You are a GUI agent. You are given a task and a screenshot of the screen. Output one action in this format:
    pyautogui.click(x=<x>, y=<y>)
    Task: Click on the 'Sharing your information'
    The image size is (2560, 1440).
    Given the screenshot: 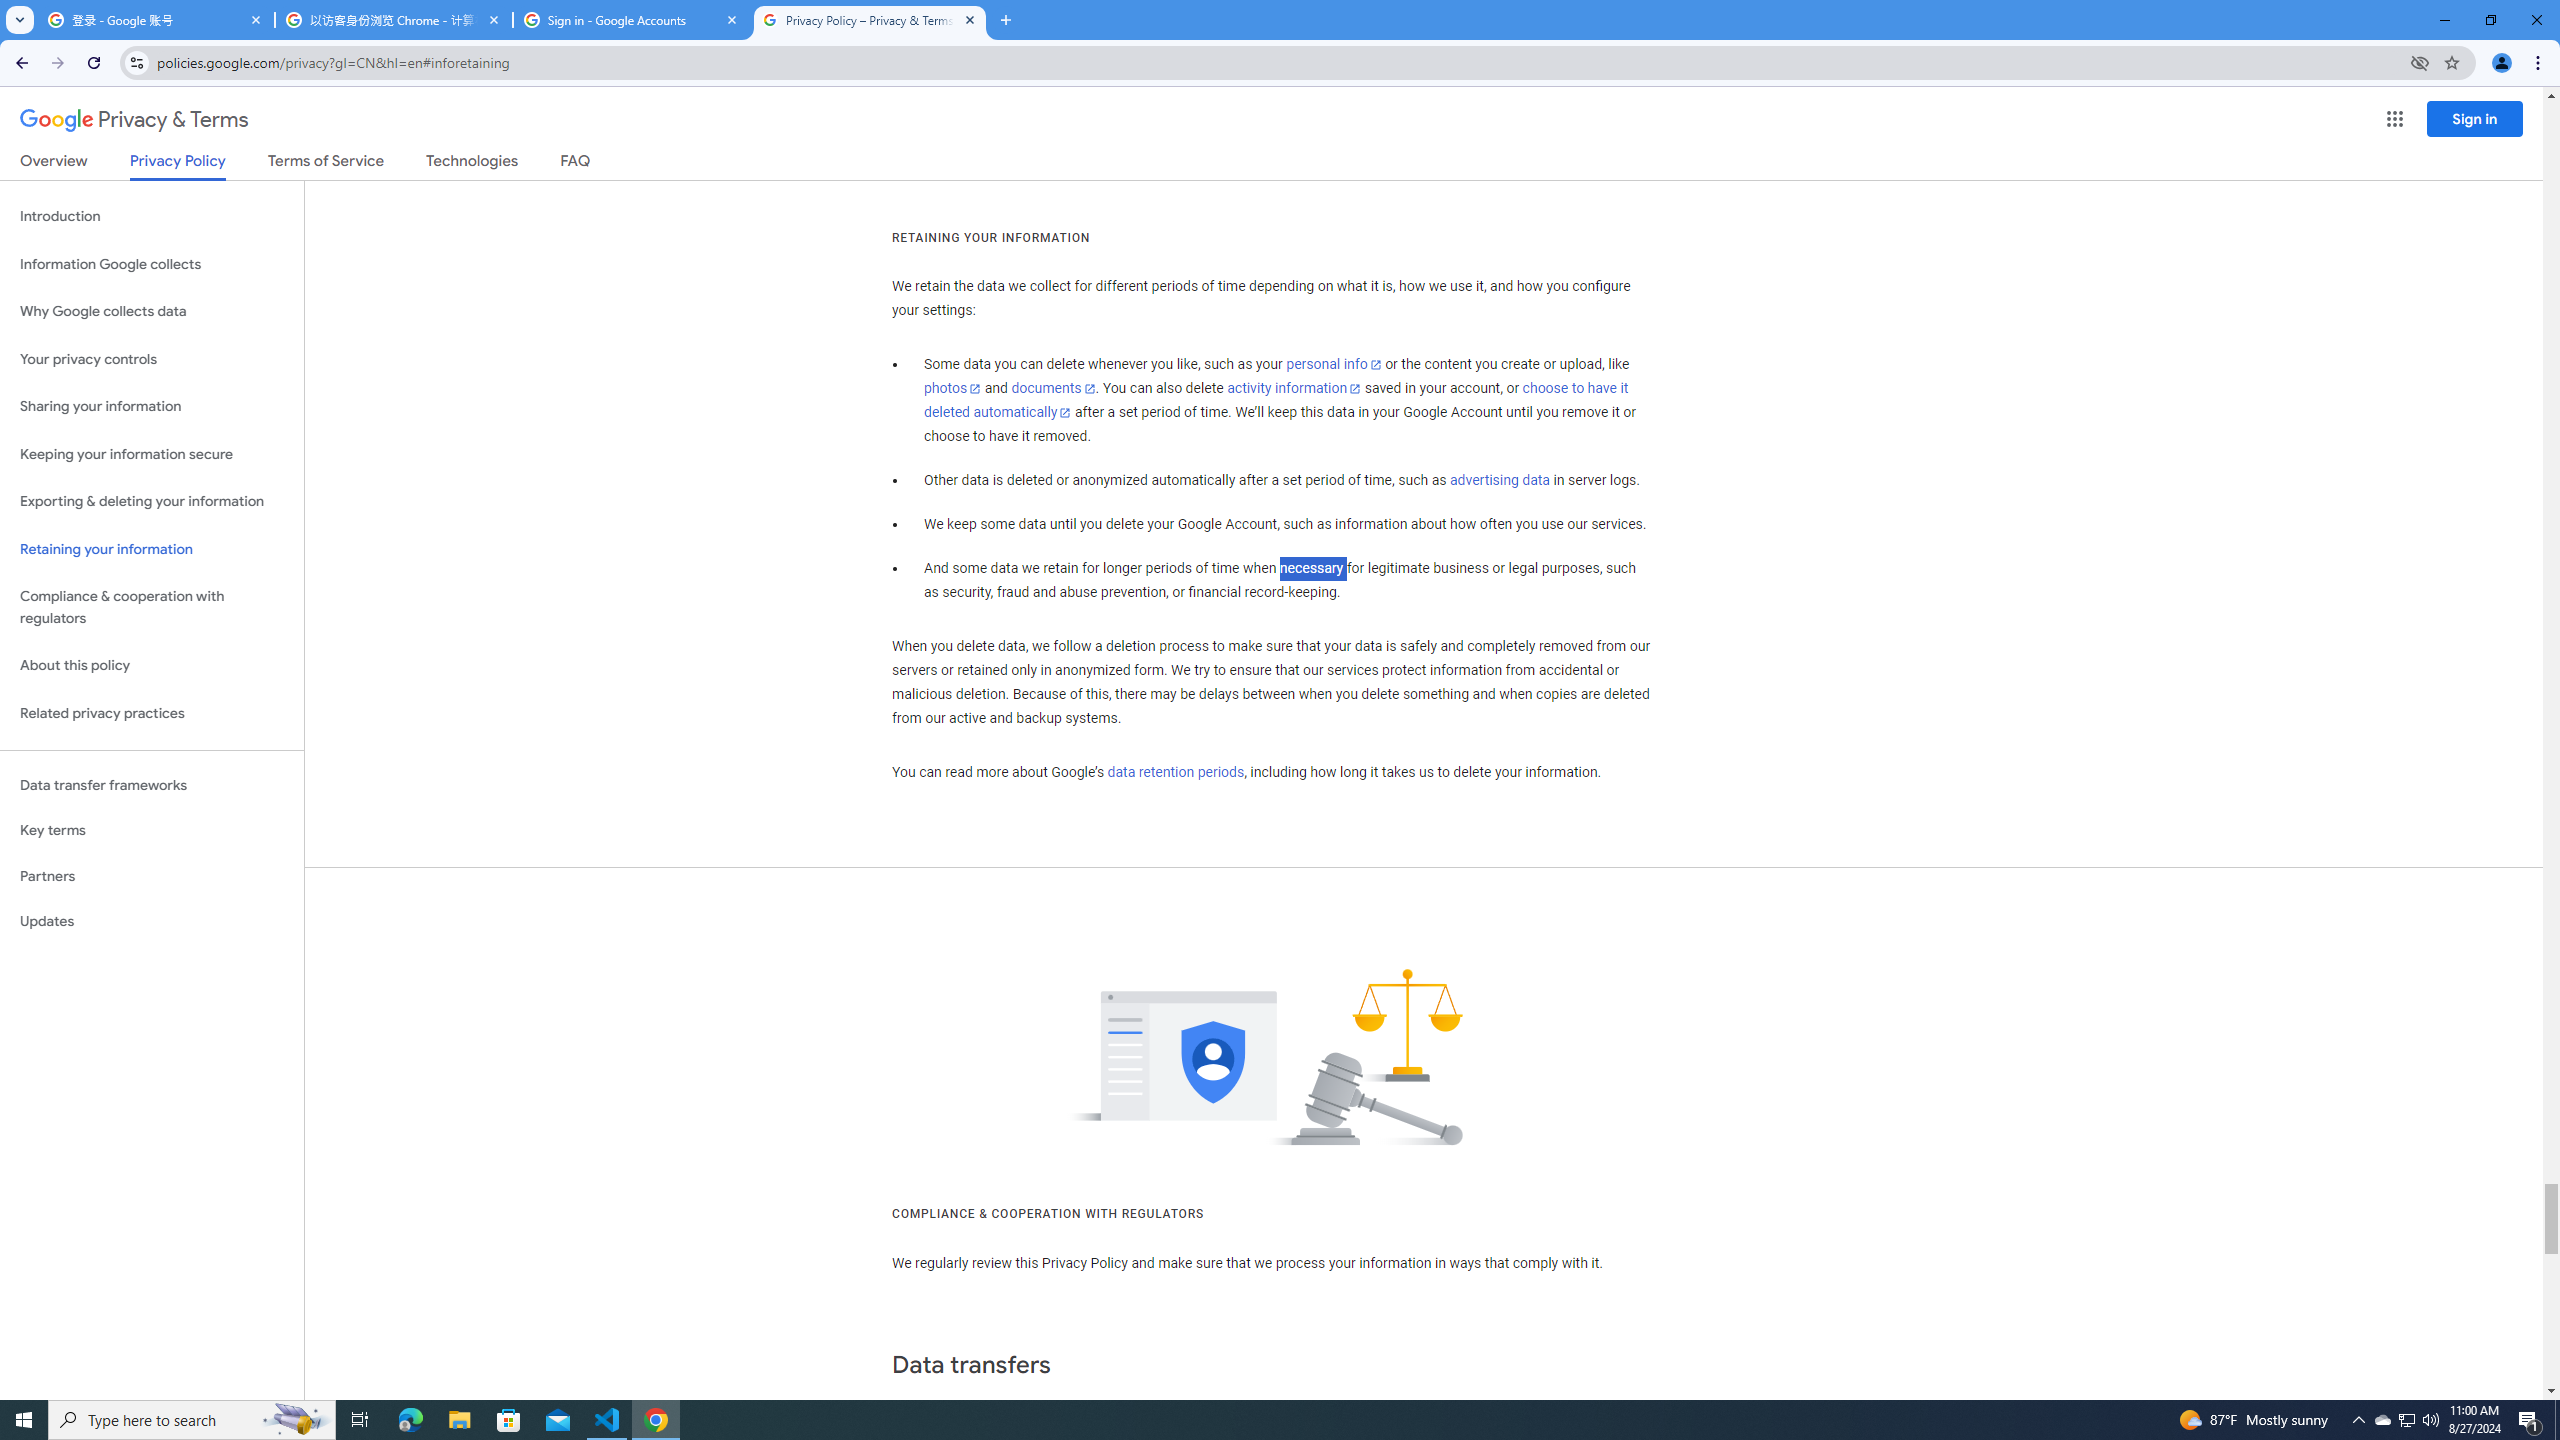 What is the action you would take?
    pyautogui.click(x=151, y=405)
    